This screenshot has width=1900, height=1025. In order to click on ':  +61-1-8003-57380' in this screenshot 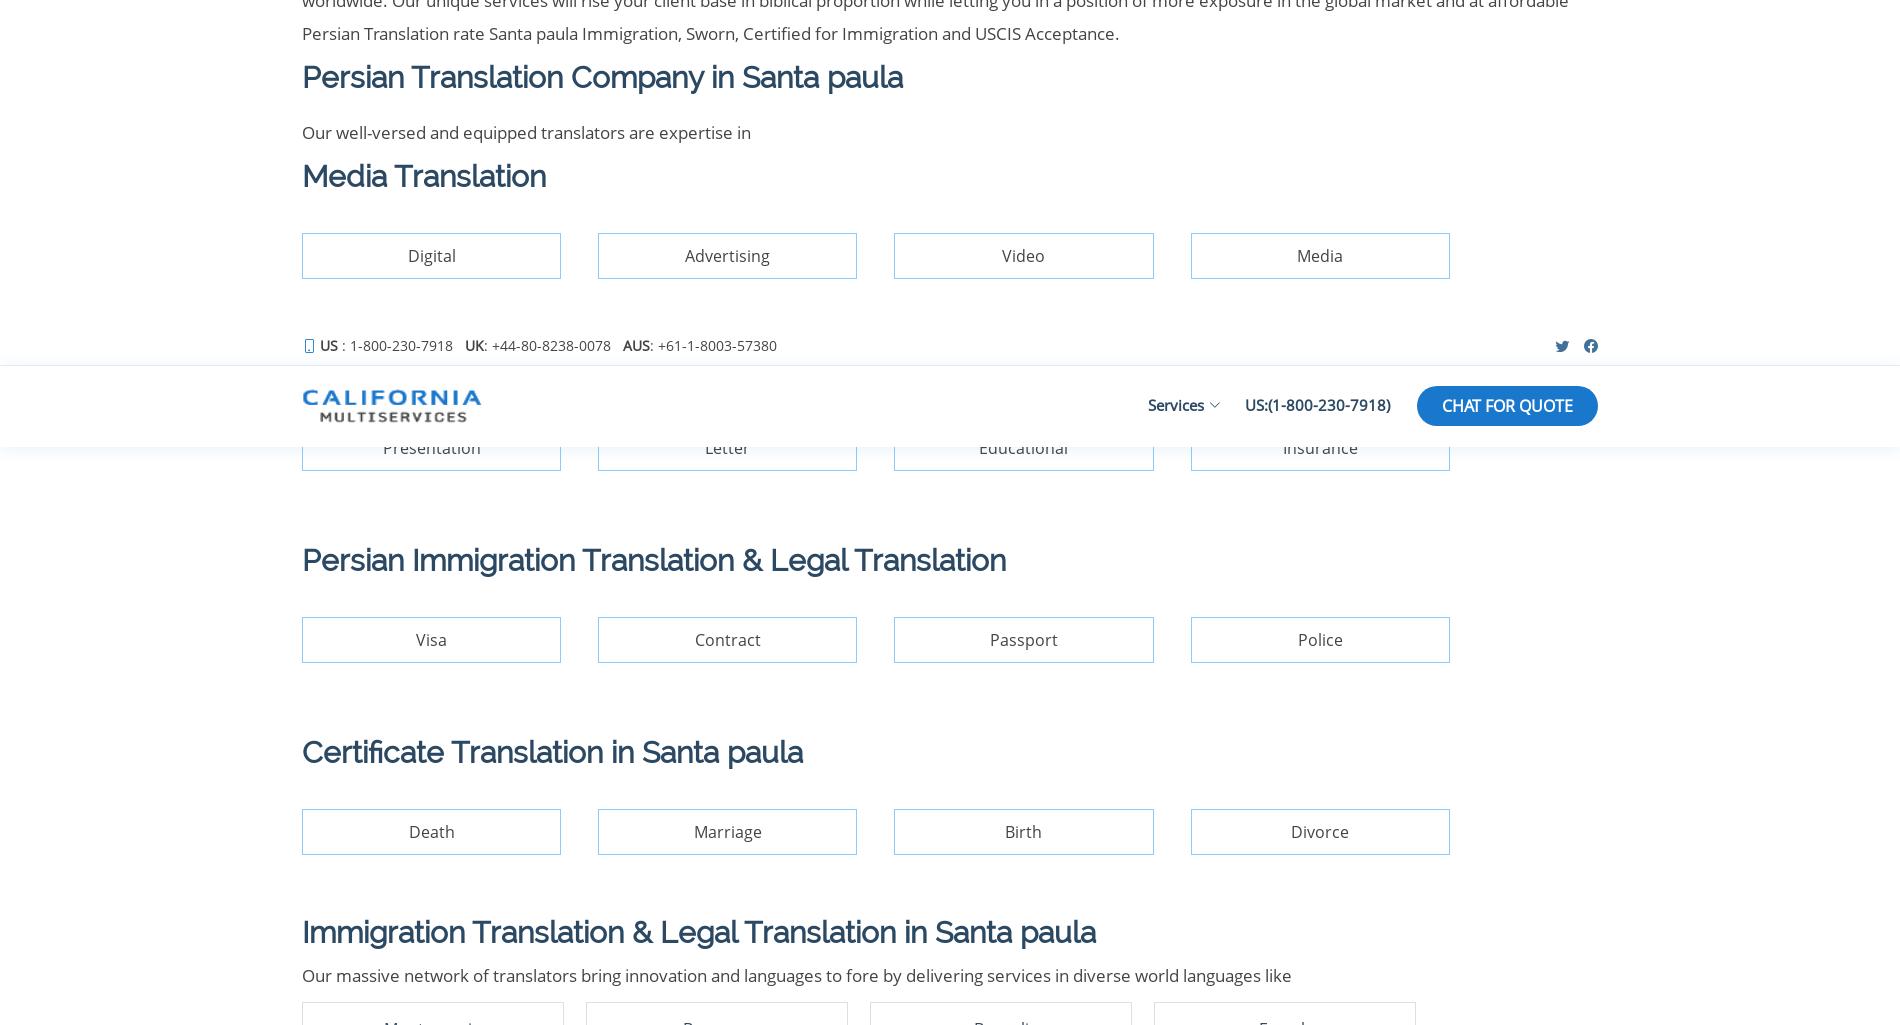, I will do `click(966, 429)`.